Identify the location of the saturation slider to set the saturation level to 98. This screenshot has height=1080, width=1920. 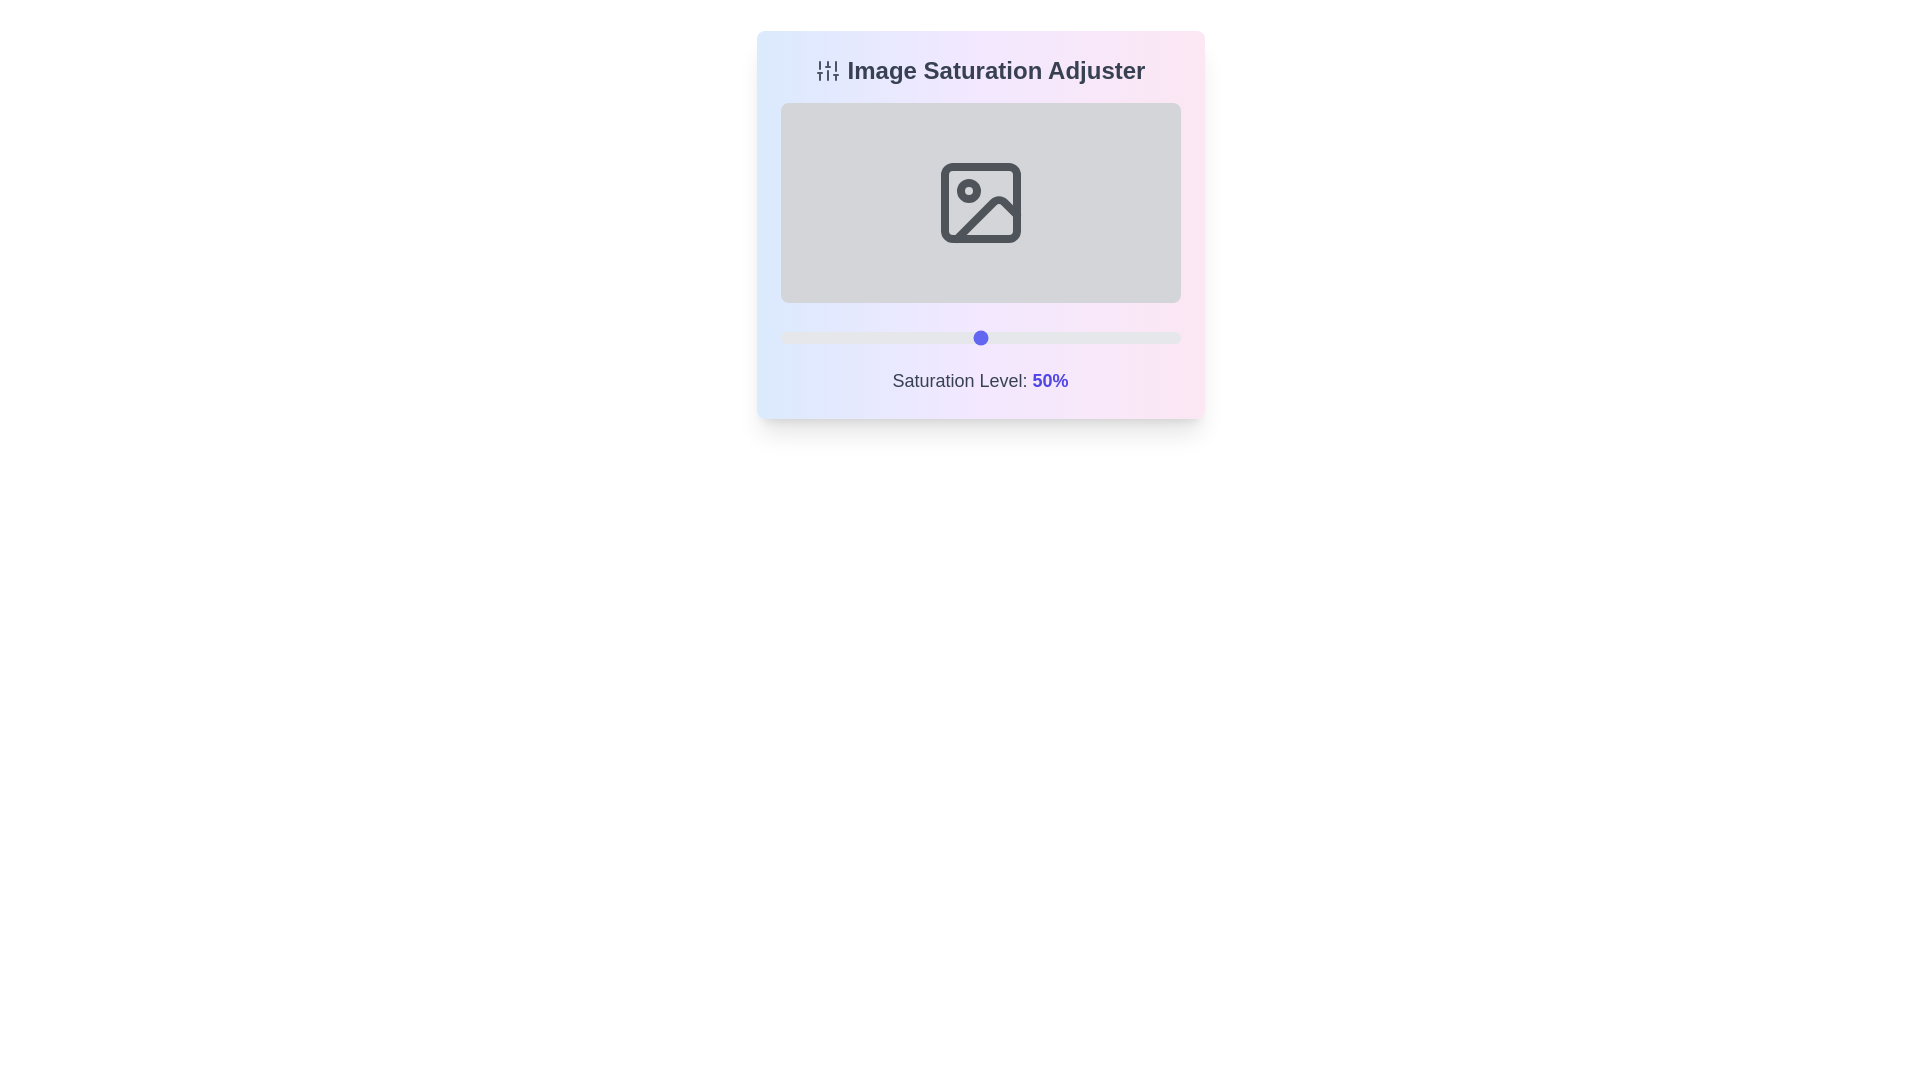
(1172, 337).